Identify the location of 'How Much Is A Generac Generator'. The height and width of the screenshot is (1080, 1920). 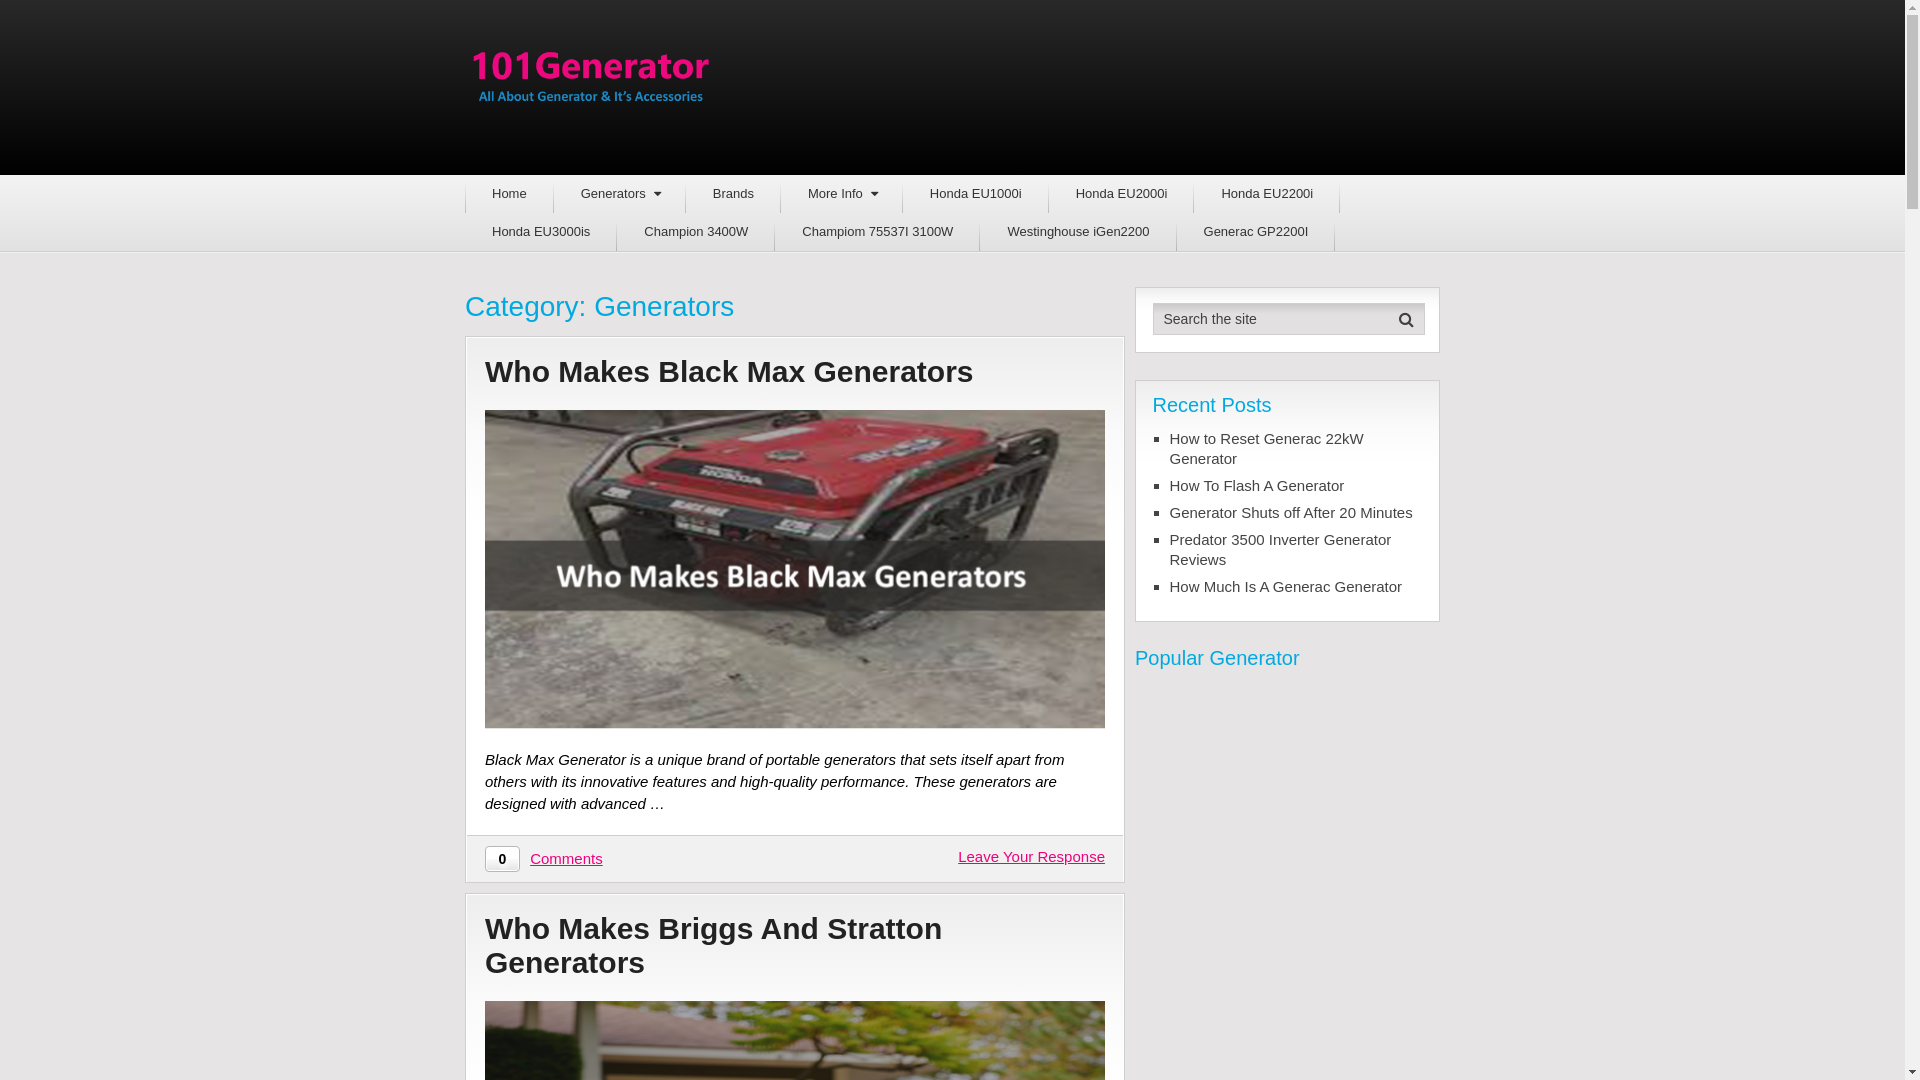
(1296, 585).